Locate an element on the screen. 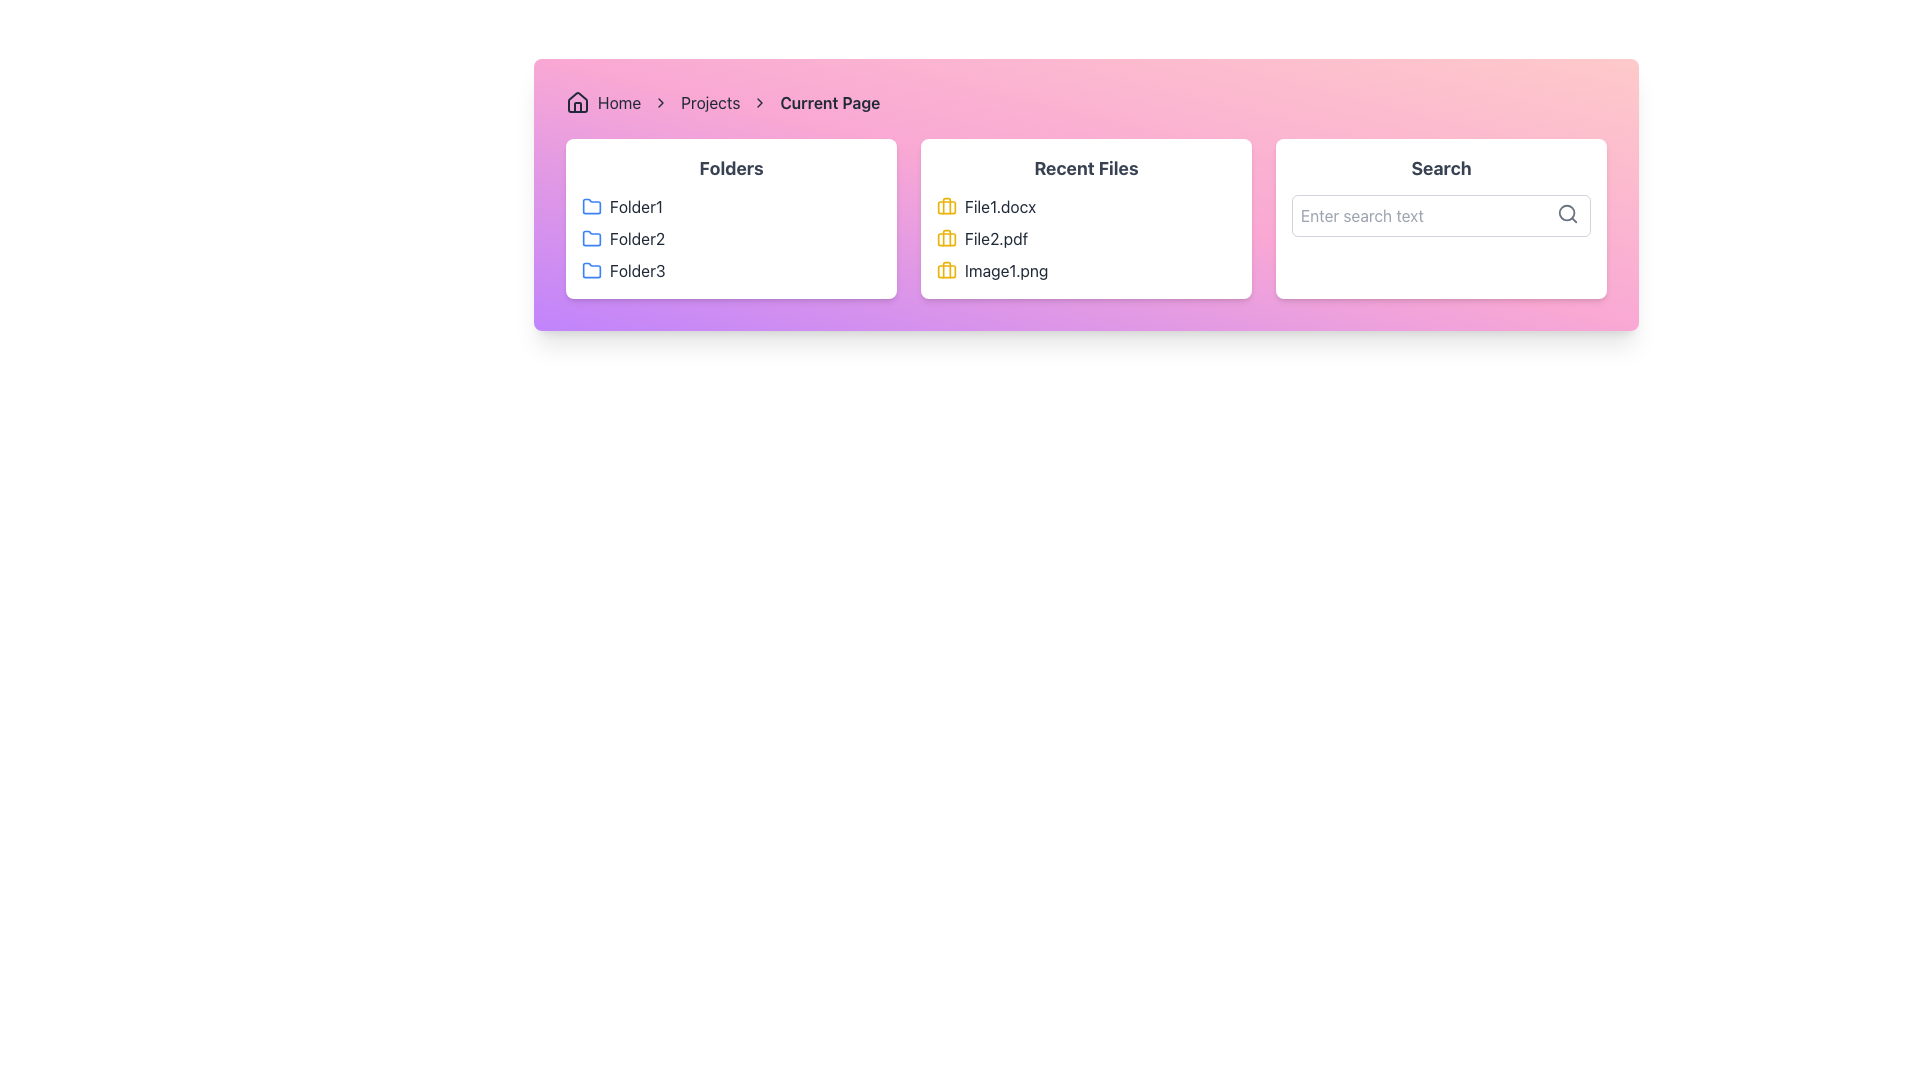 Image resolution: width=1920 pixels, height=1080 pixels. static text element that indicates the current page in the breadcrumb navigation, located as the third item after 'Home' and 'Projects' is located at coordinates (830, 103).